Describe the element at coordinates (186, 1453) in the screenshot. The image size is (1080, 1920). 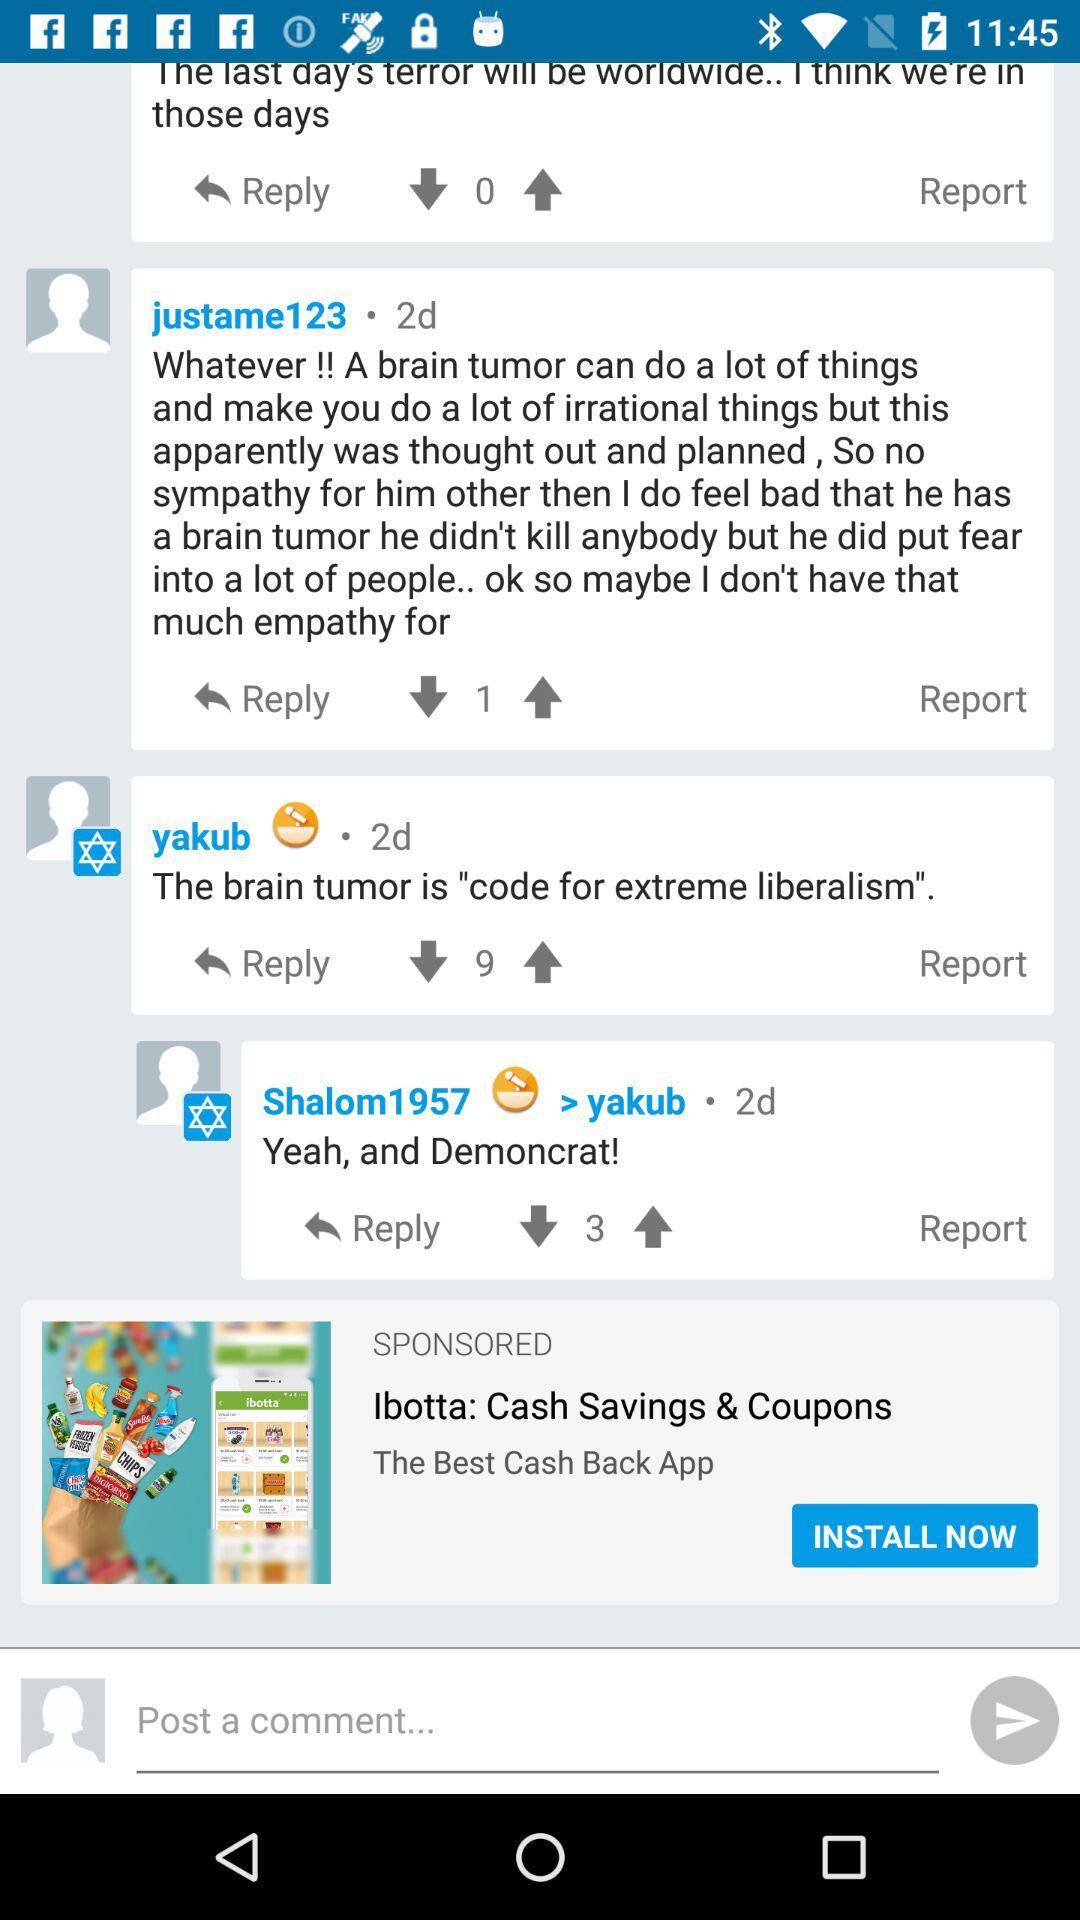
I see `the icon next to the sponsored` at that location.